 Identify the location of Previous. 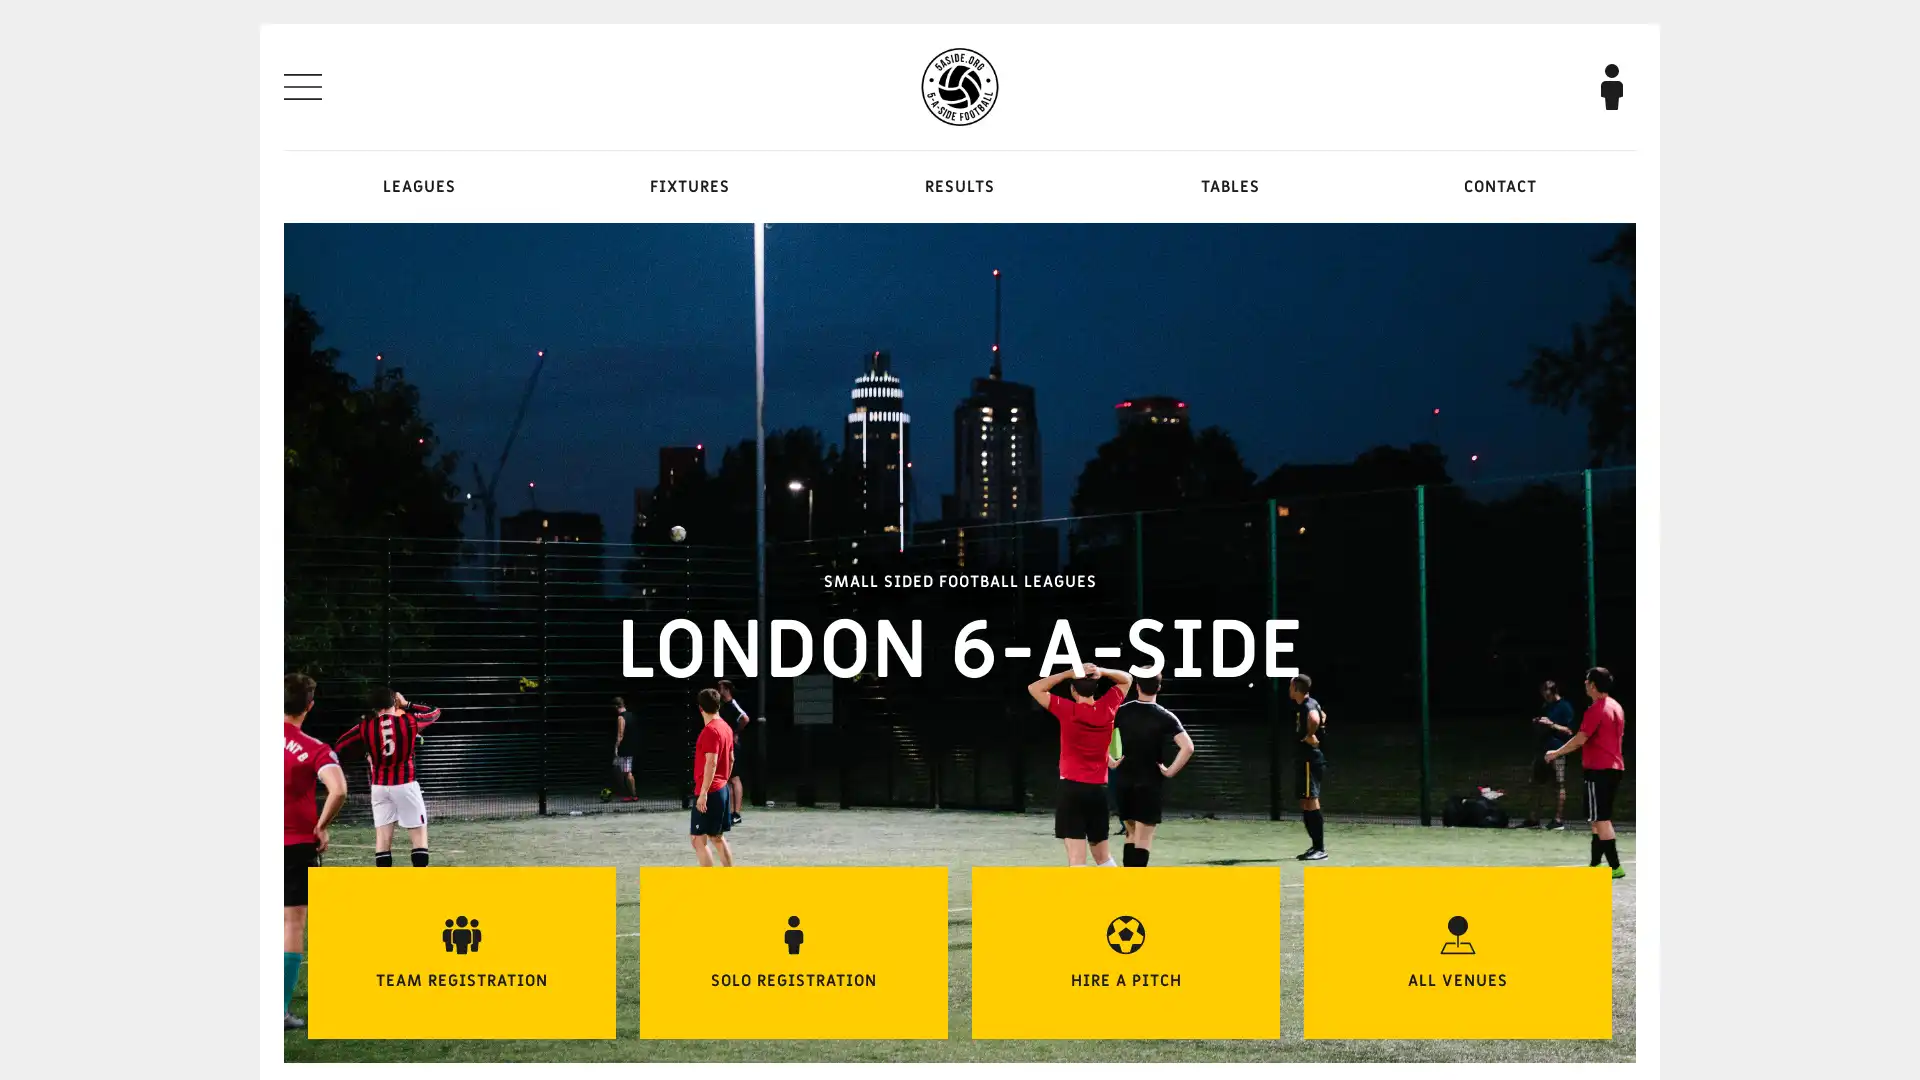
(267, 643).